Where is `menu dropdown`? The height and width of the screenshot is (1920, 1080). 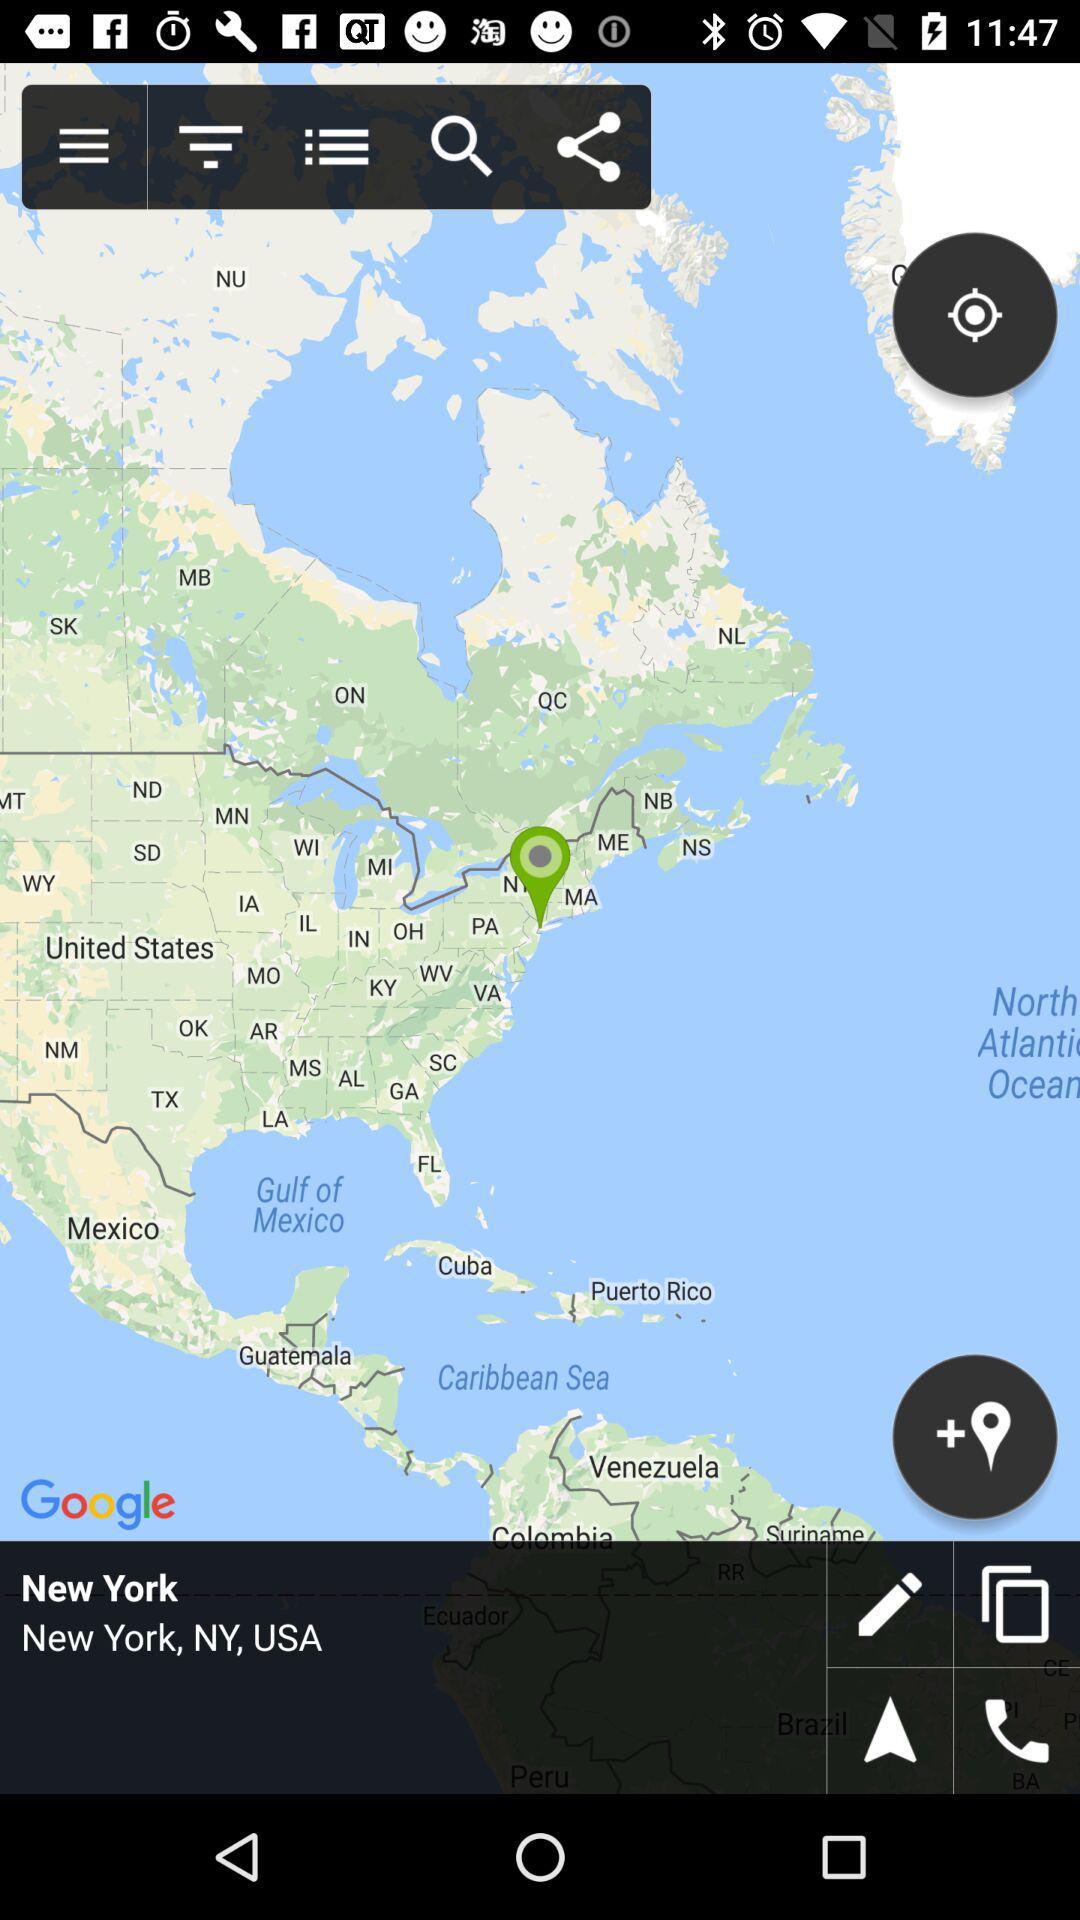
menu dropdown is located at coordinates (335, 146).